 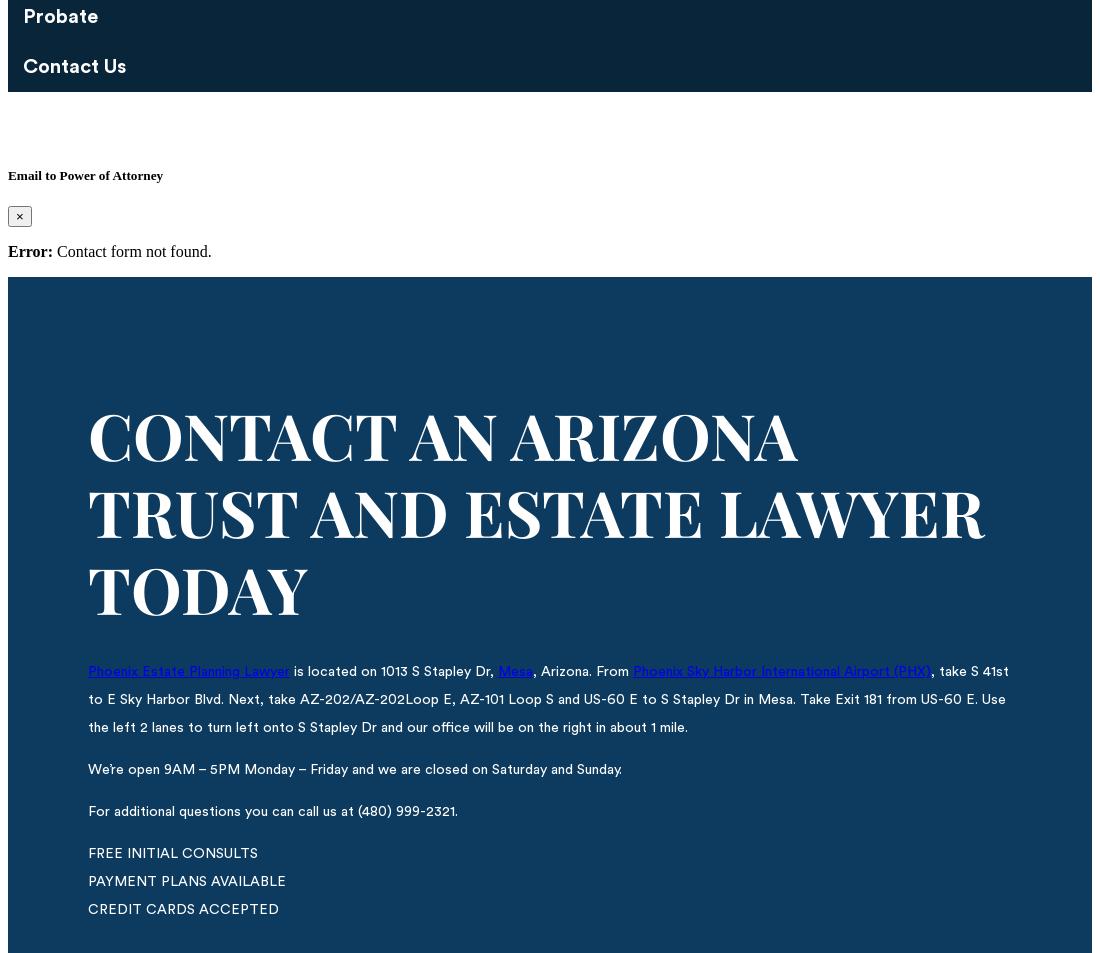 What do you see at coordinates (273, 811) in the screenshot?
I see `'For additional questions you can call us at (480) 999-2321.'` at bounding box center [273, 811].